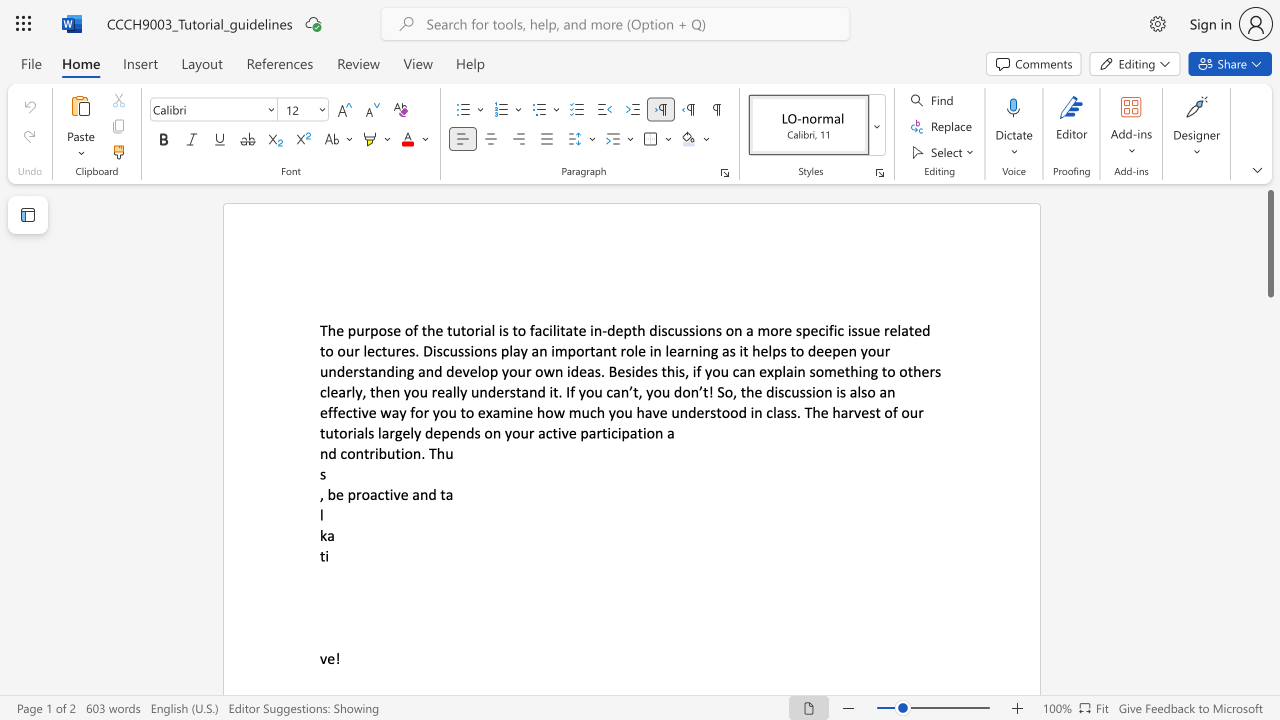 The height and width of the screenshot is (720, 1280). I want to click on the scrollbar to scroll the page down, so click(1269, 528).